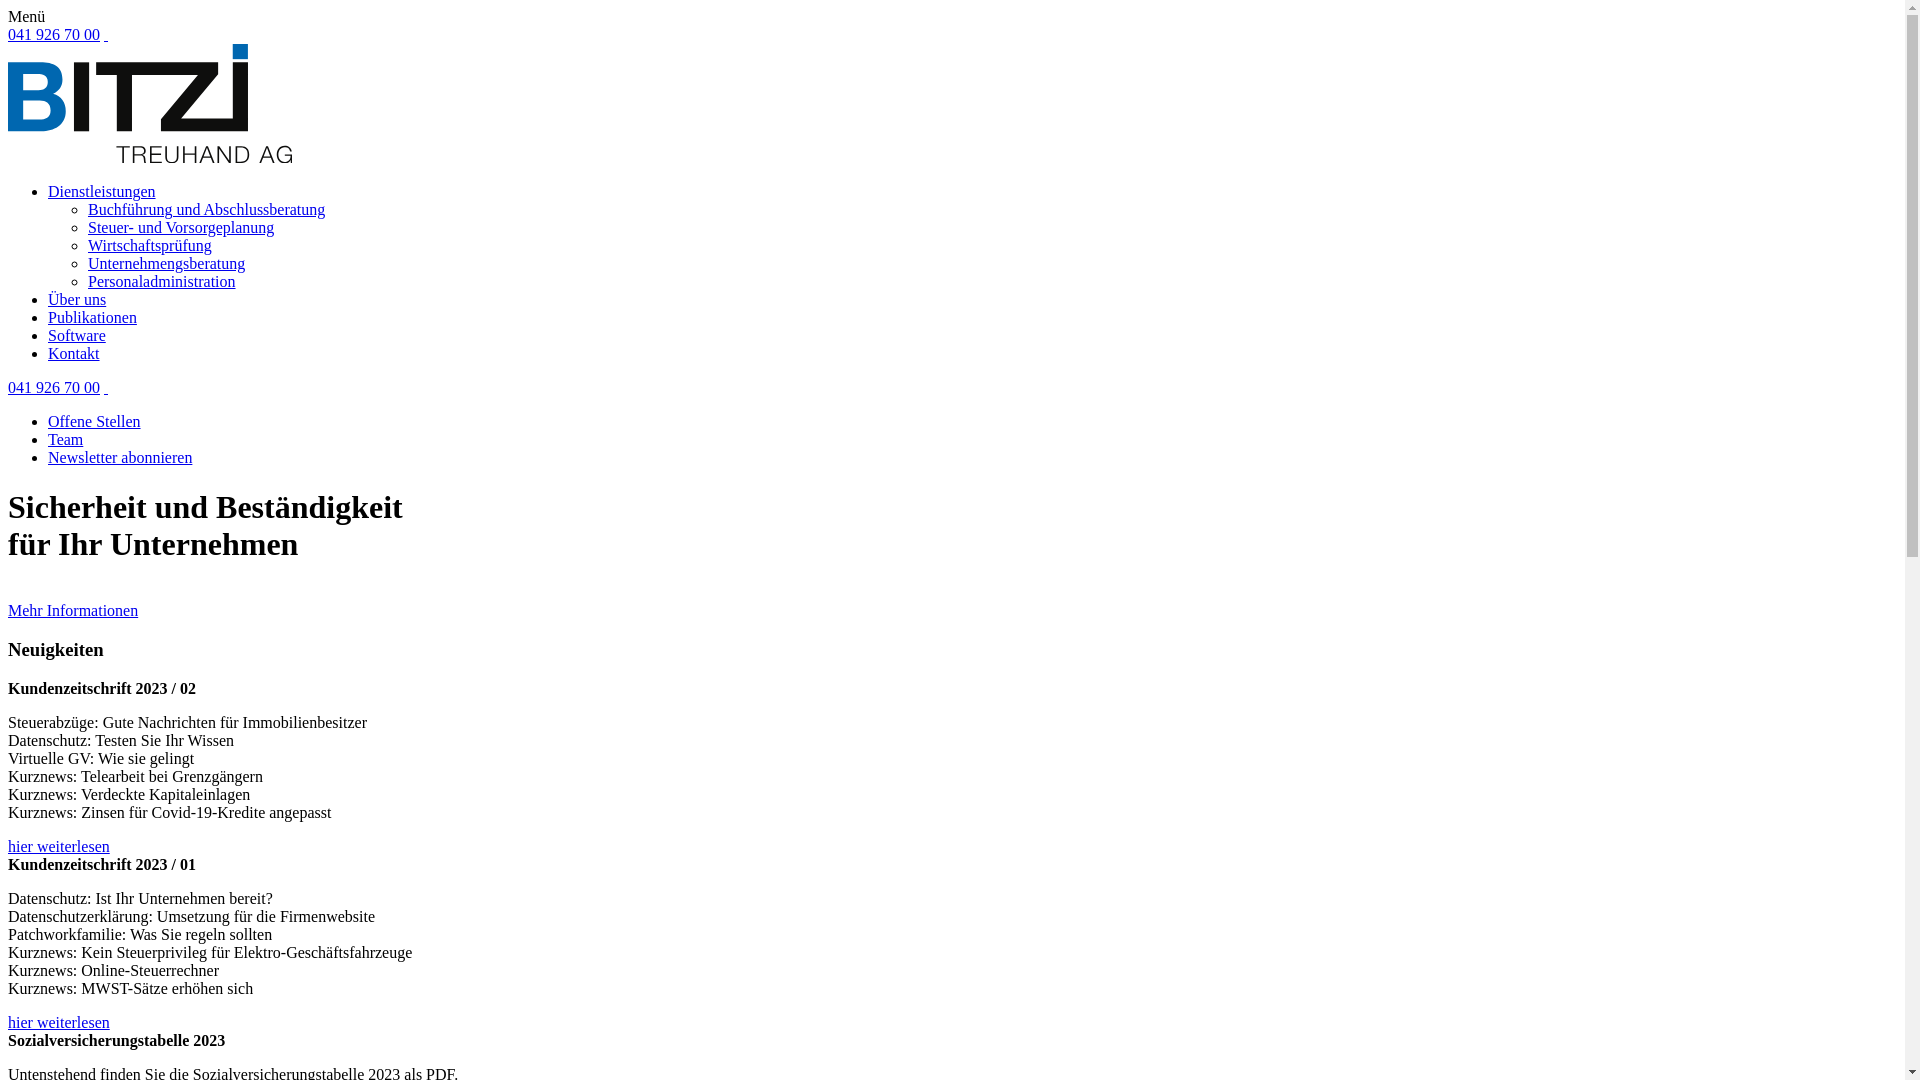  What do you see at coordinates (48, 316) in the screenshot?
I see `'Publikationen'` at bounding box center [48, 316].